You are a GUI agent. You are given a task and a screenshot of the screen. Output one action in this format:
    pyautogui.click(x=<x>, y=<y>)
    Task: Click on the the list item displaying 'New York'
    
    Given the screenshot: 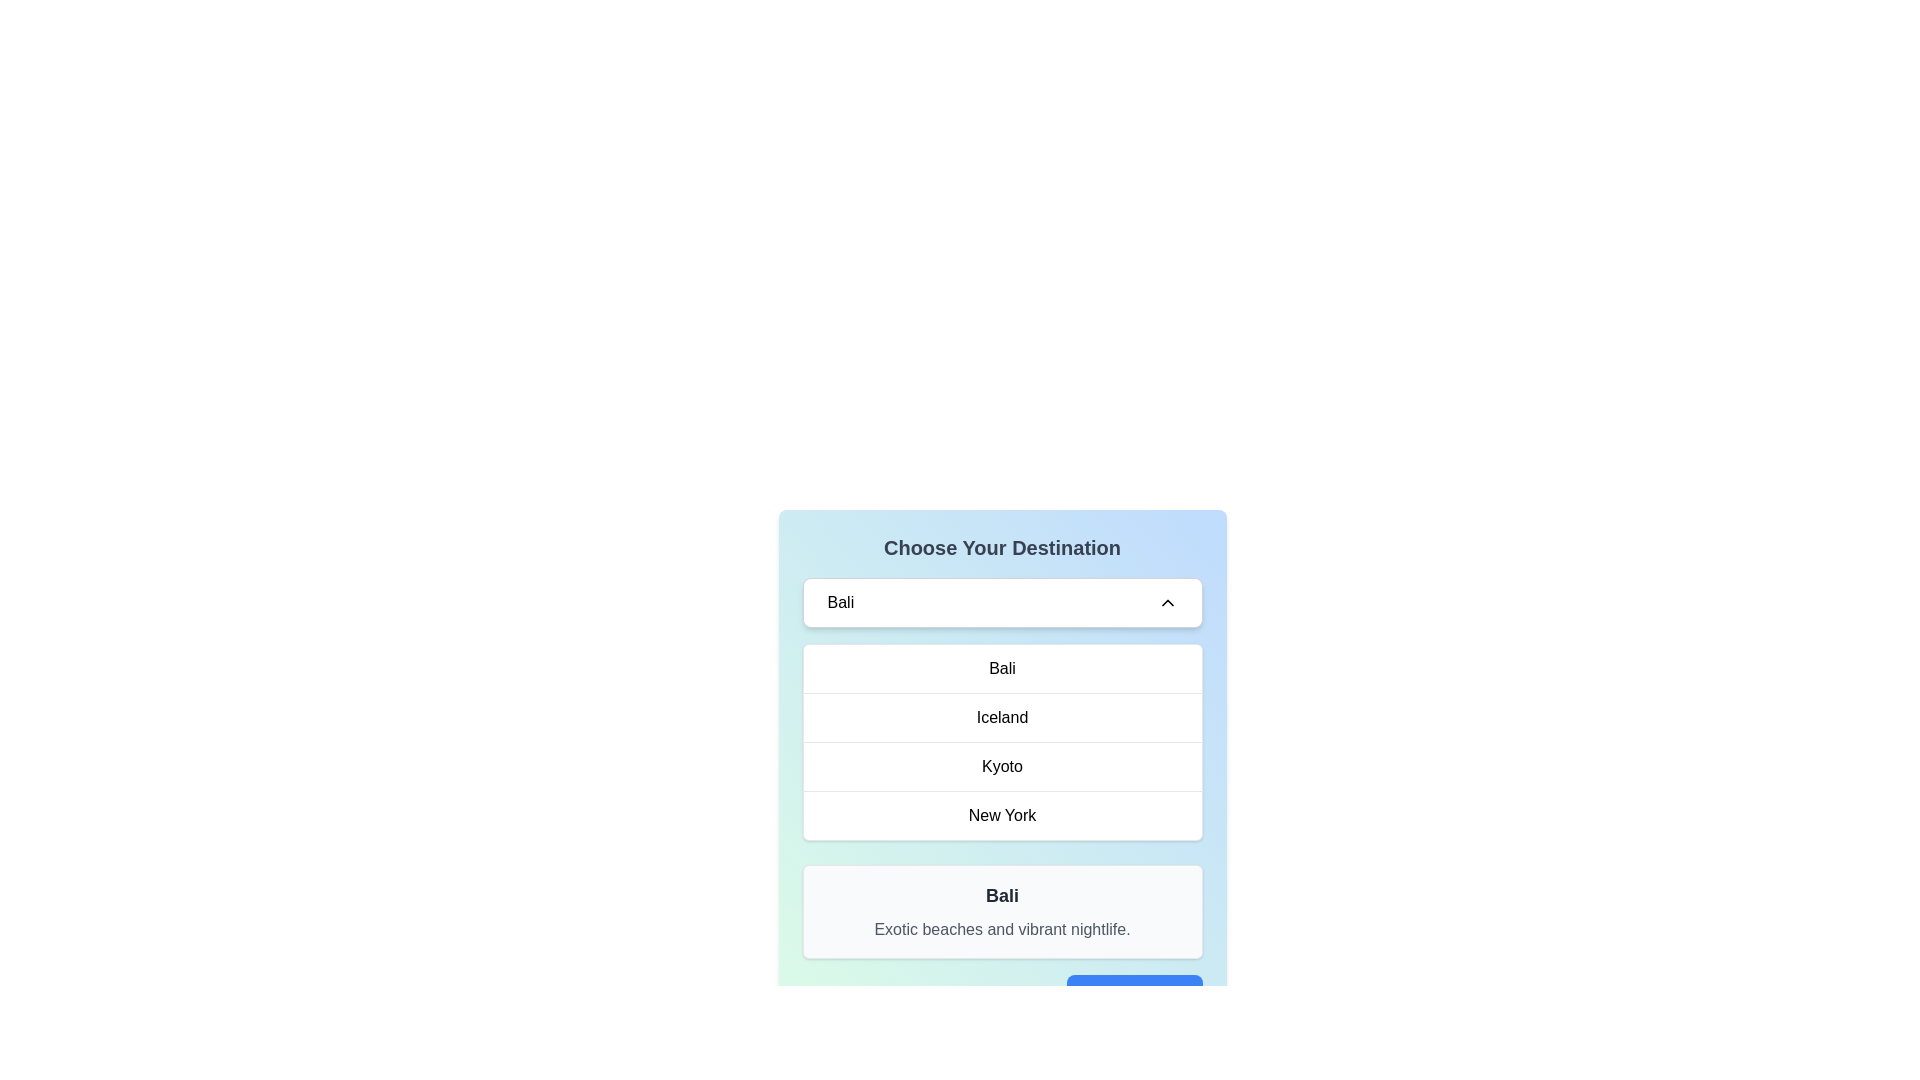 What is the action you would take?
    pyautogui.click(x=1002, y=815)
    